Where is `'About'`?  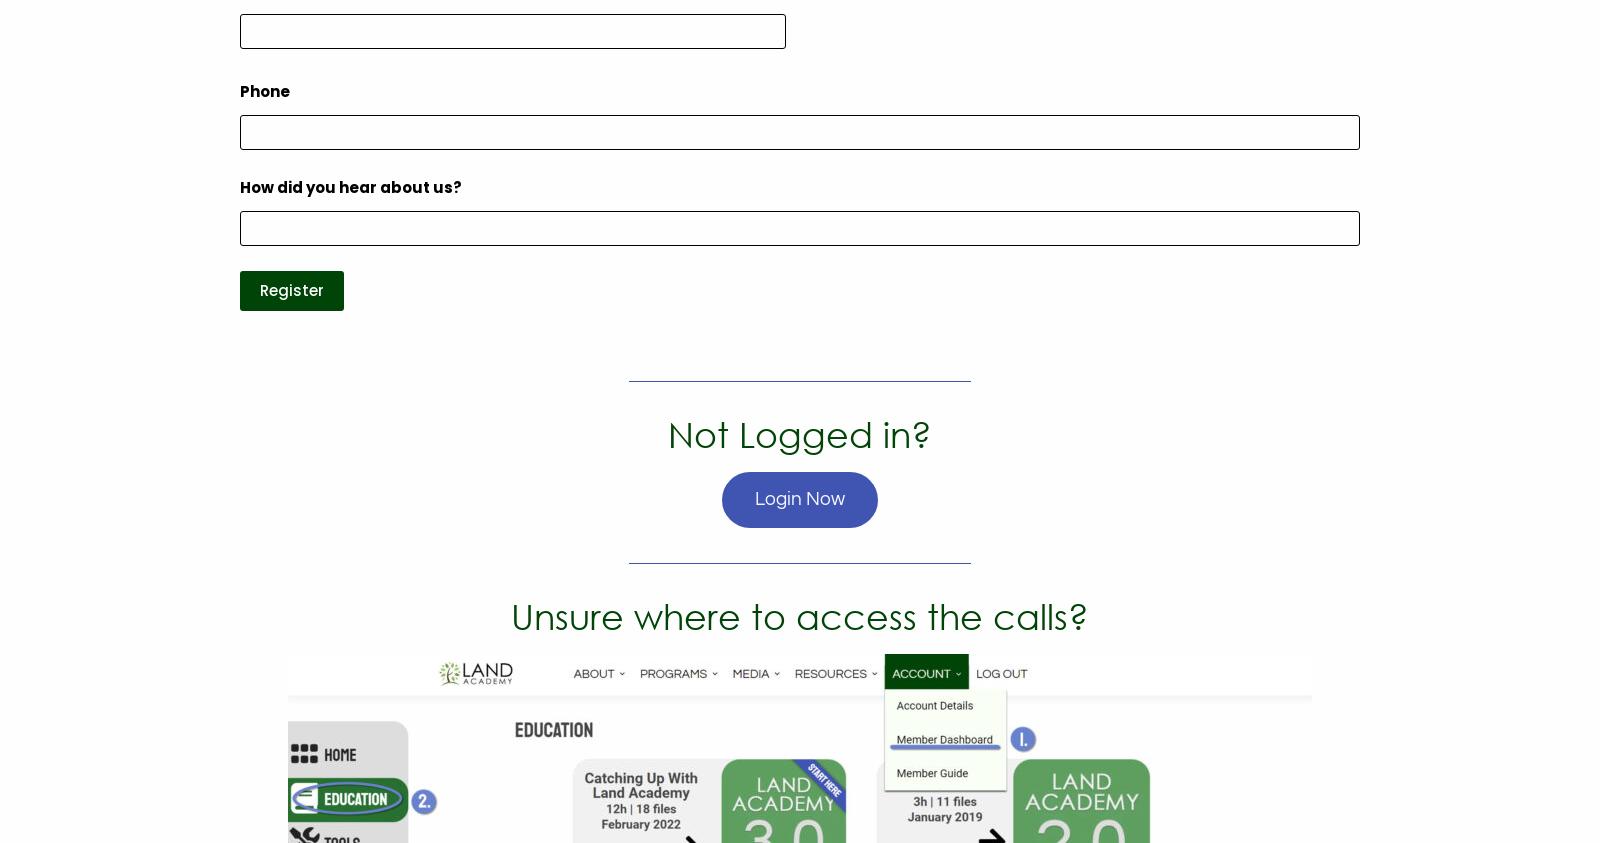 'About' is located at coordinates (191, 215).